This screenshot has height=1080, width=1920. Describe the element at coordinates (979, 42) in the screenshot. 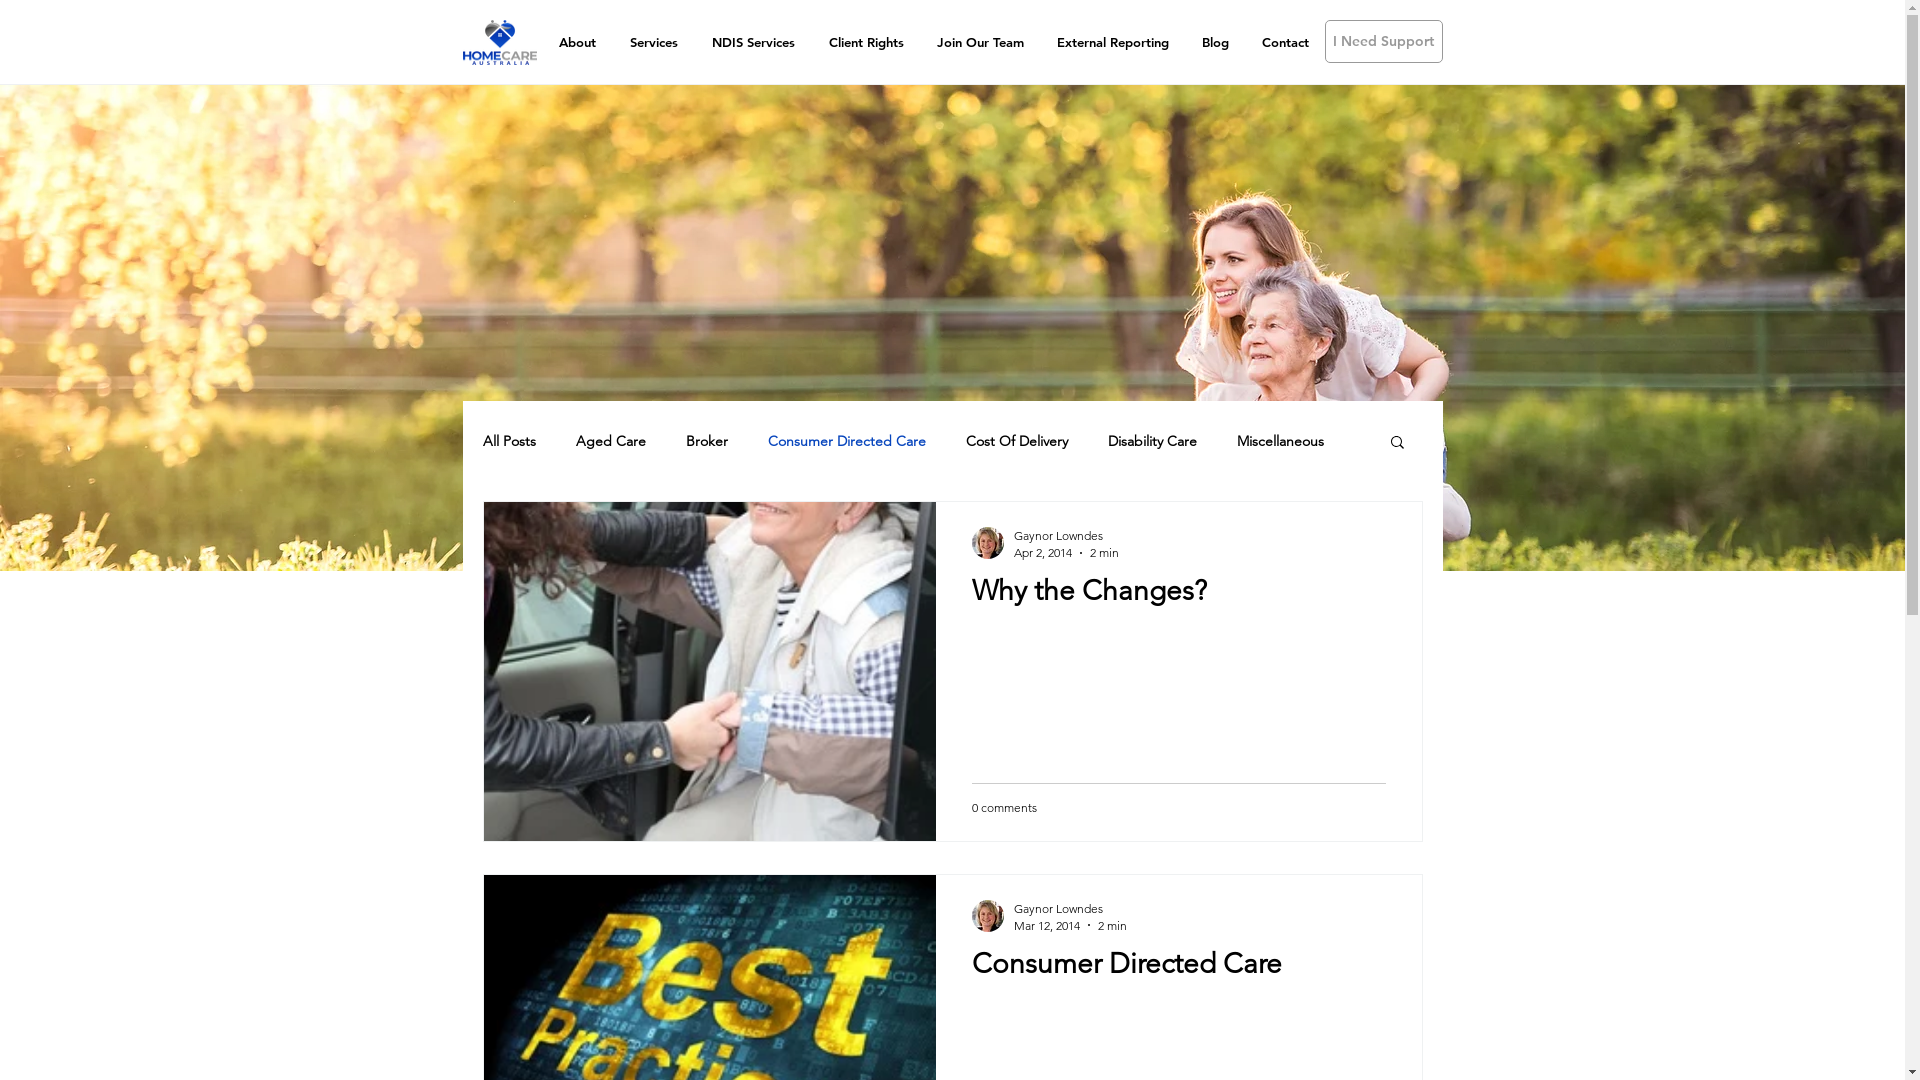

I see `'Join Our Team'` at that location.